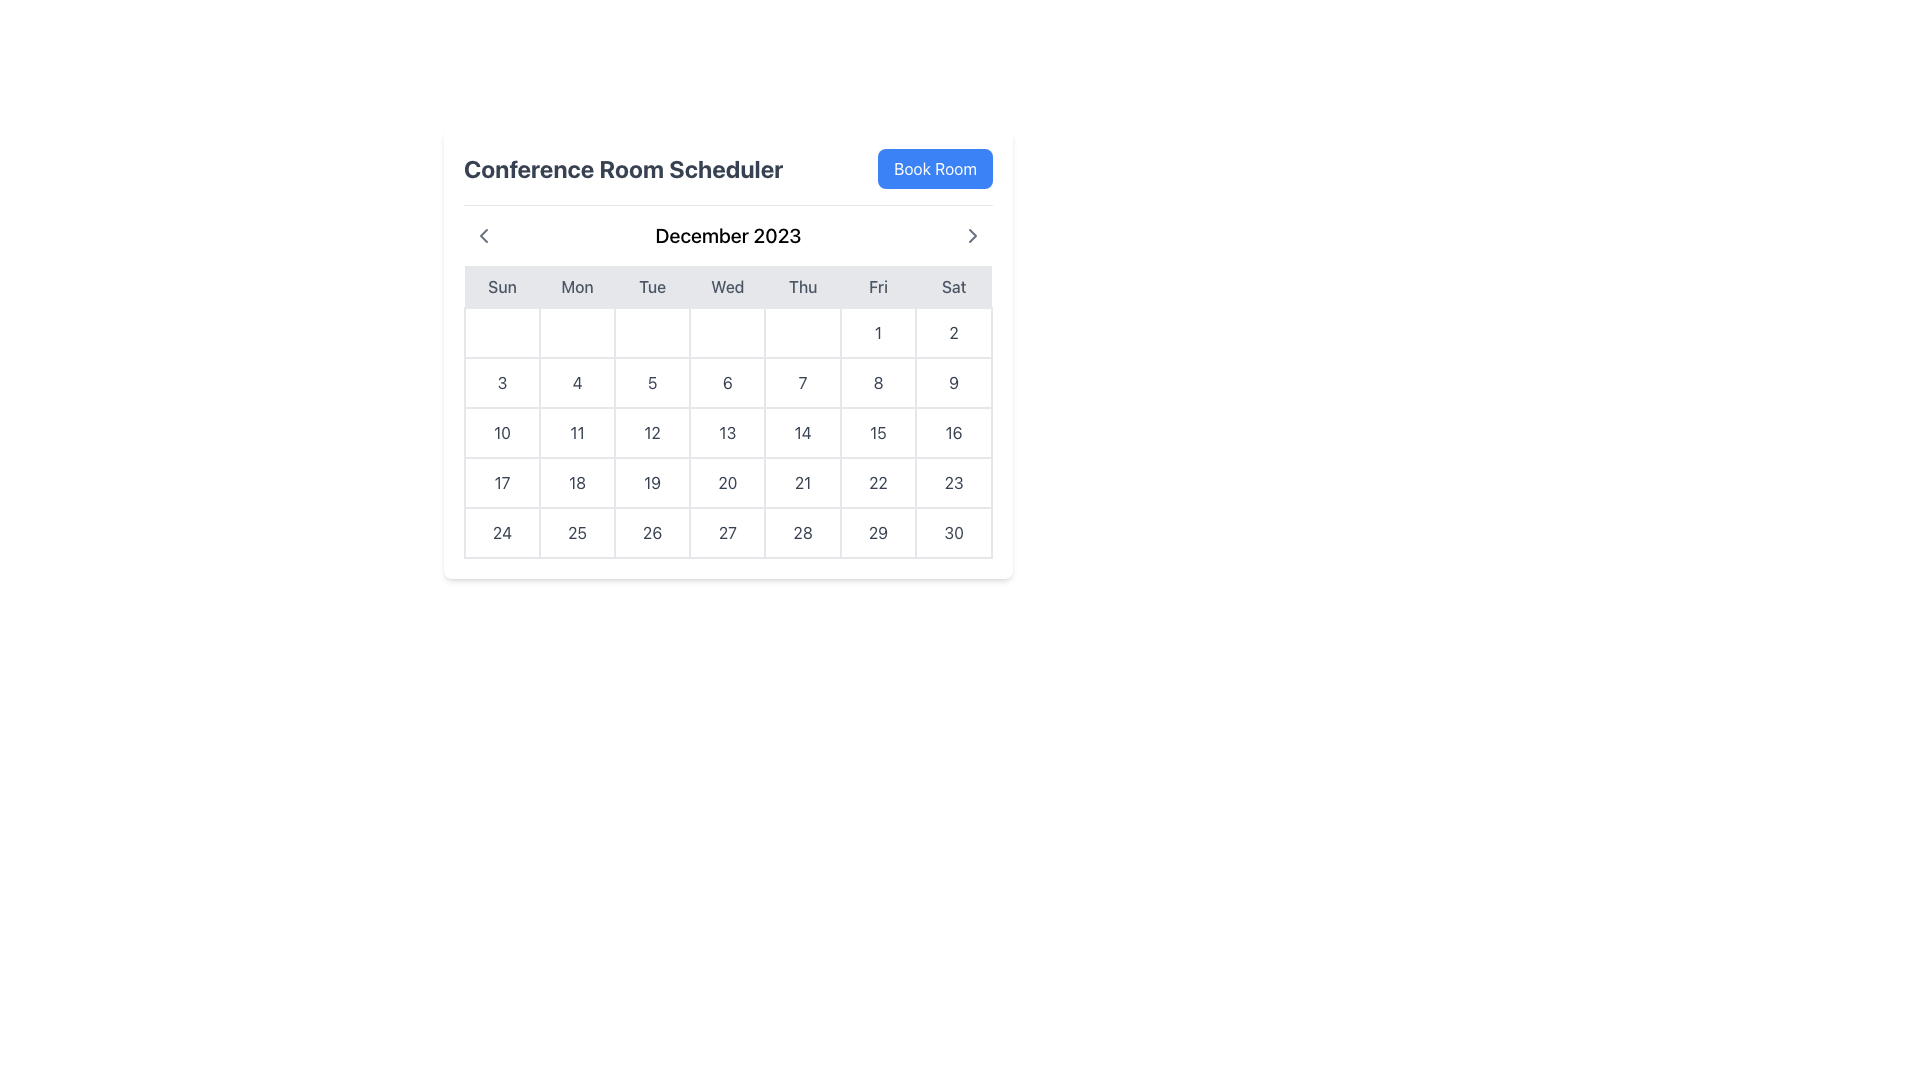 The width and height of the screenshot is (1920, 1080). I want to click on the right-facing chevron button located in the calendar header section to advance from December 2023 to the next month, so click(973, 234).